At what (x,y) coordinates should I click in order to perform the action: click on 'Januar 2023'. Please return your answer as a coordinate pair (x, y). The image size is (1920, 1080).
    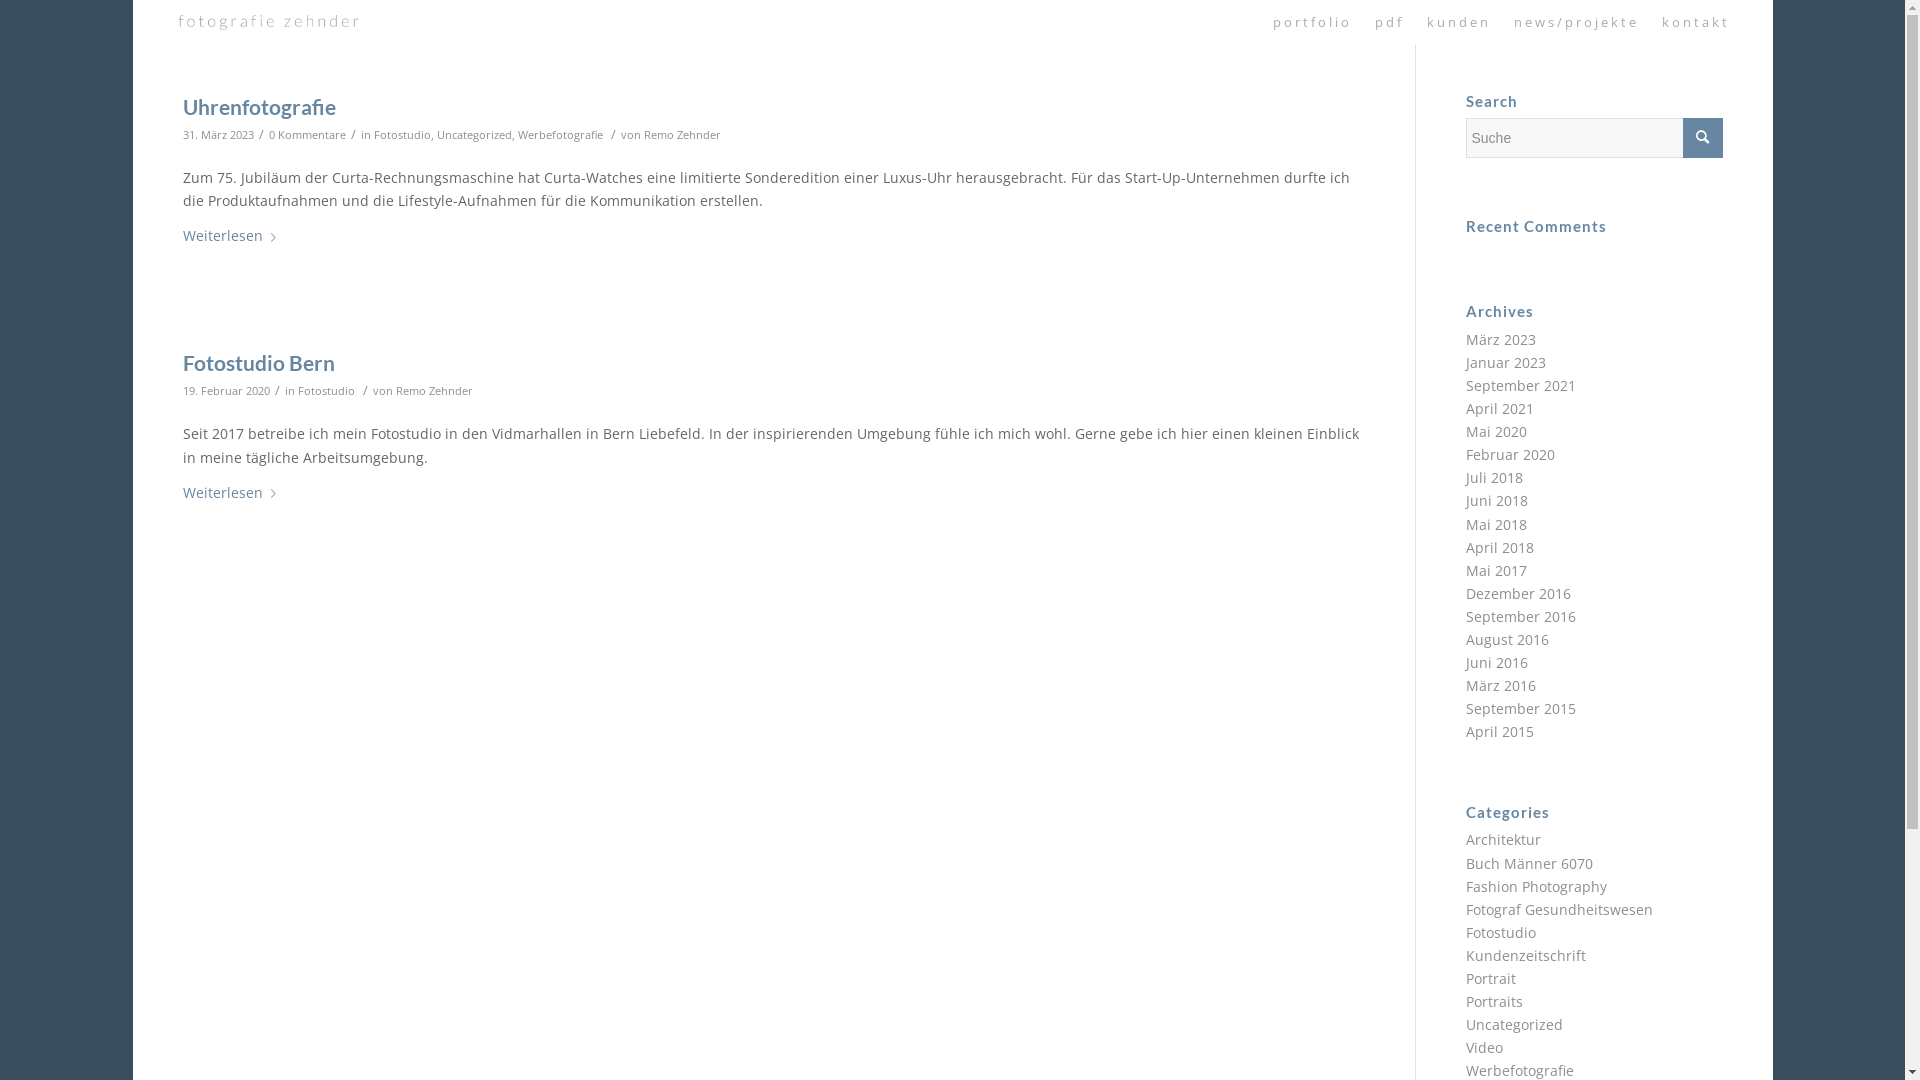
    Looking at the image, I should click on (1506, 362).